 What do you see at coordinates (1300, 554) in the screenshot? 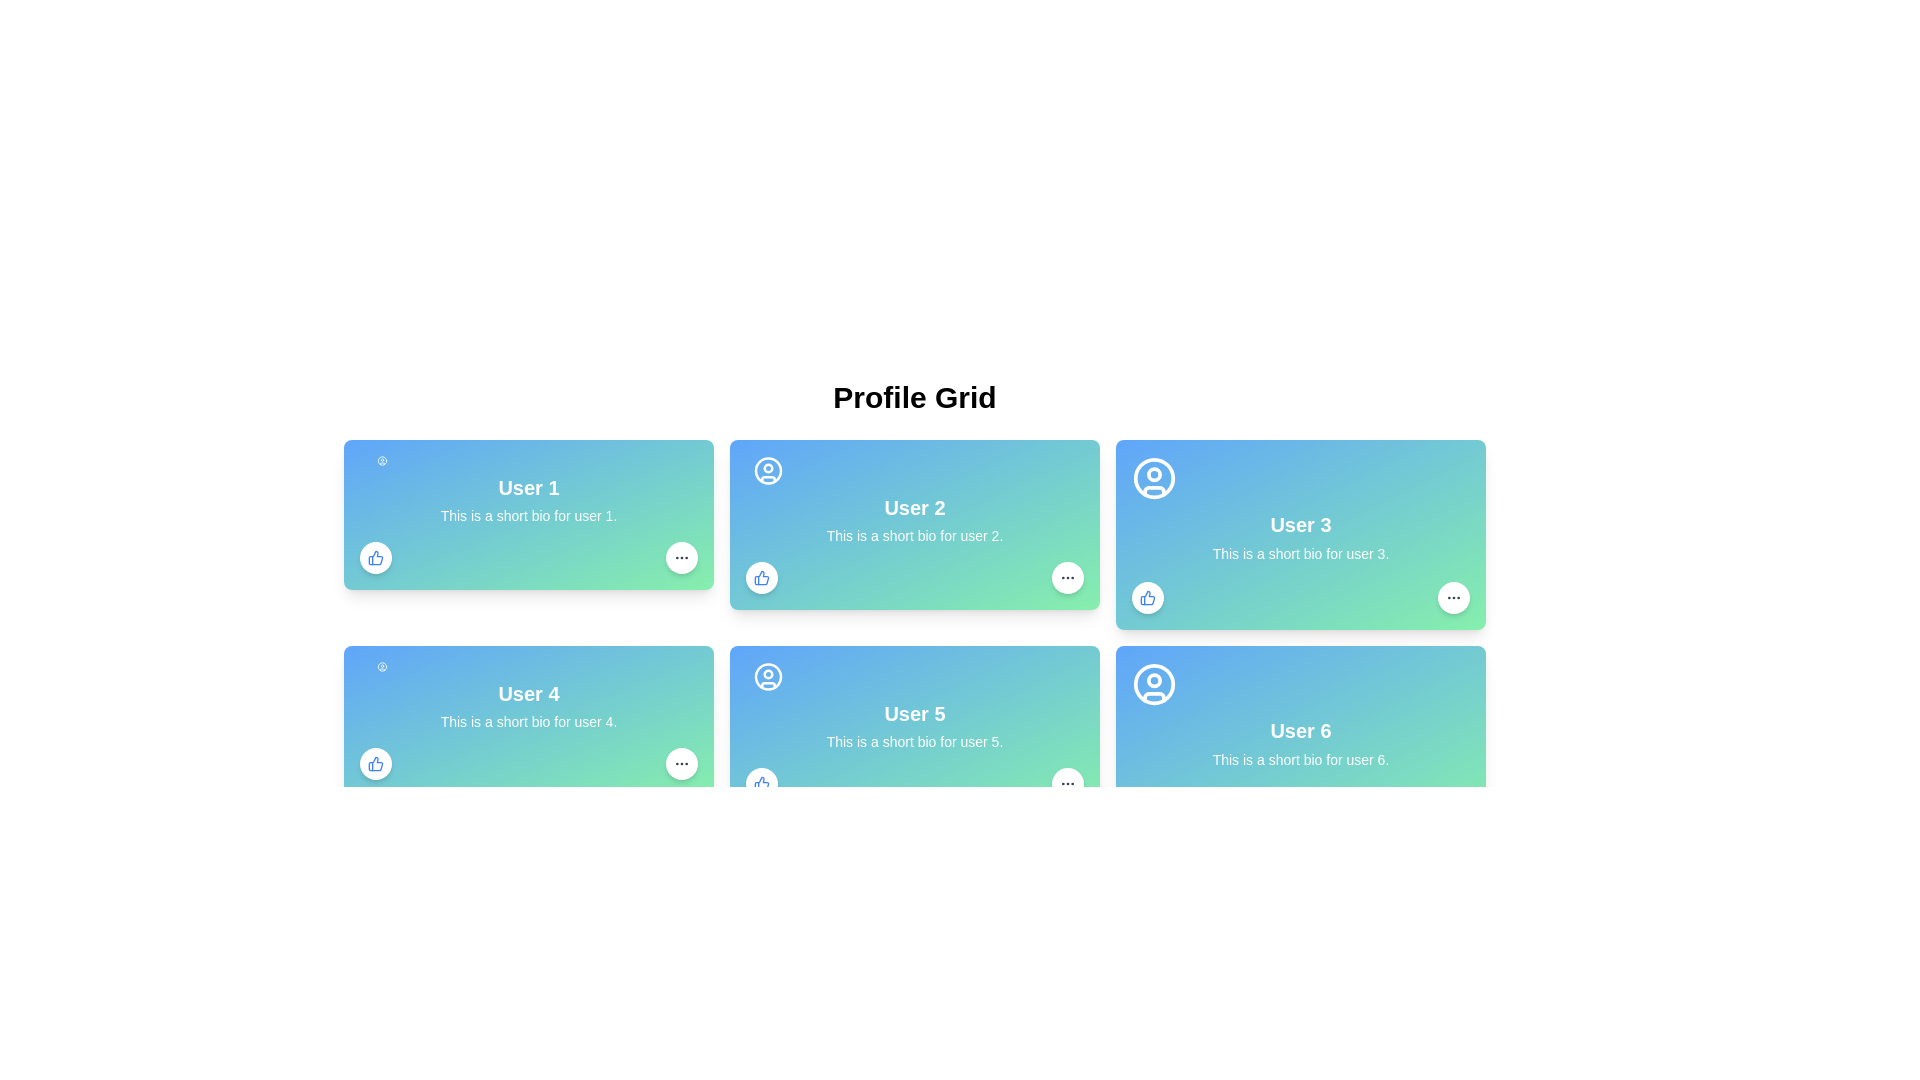
I see `the static text providing a brief description of 'User 3,' located below their name in the profile grid` at bounding box center [1300, 554].